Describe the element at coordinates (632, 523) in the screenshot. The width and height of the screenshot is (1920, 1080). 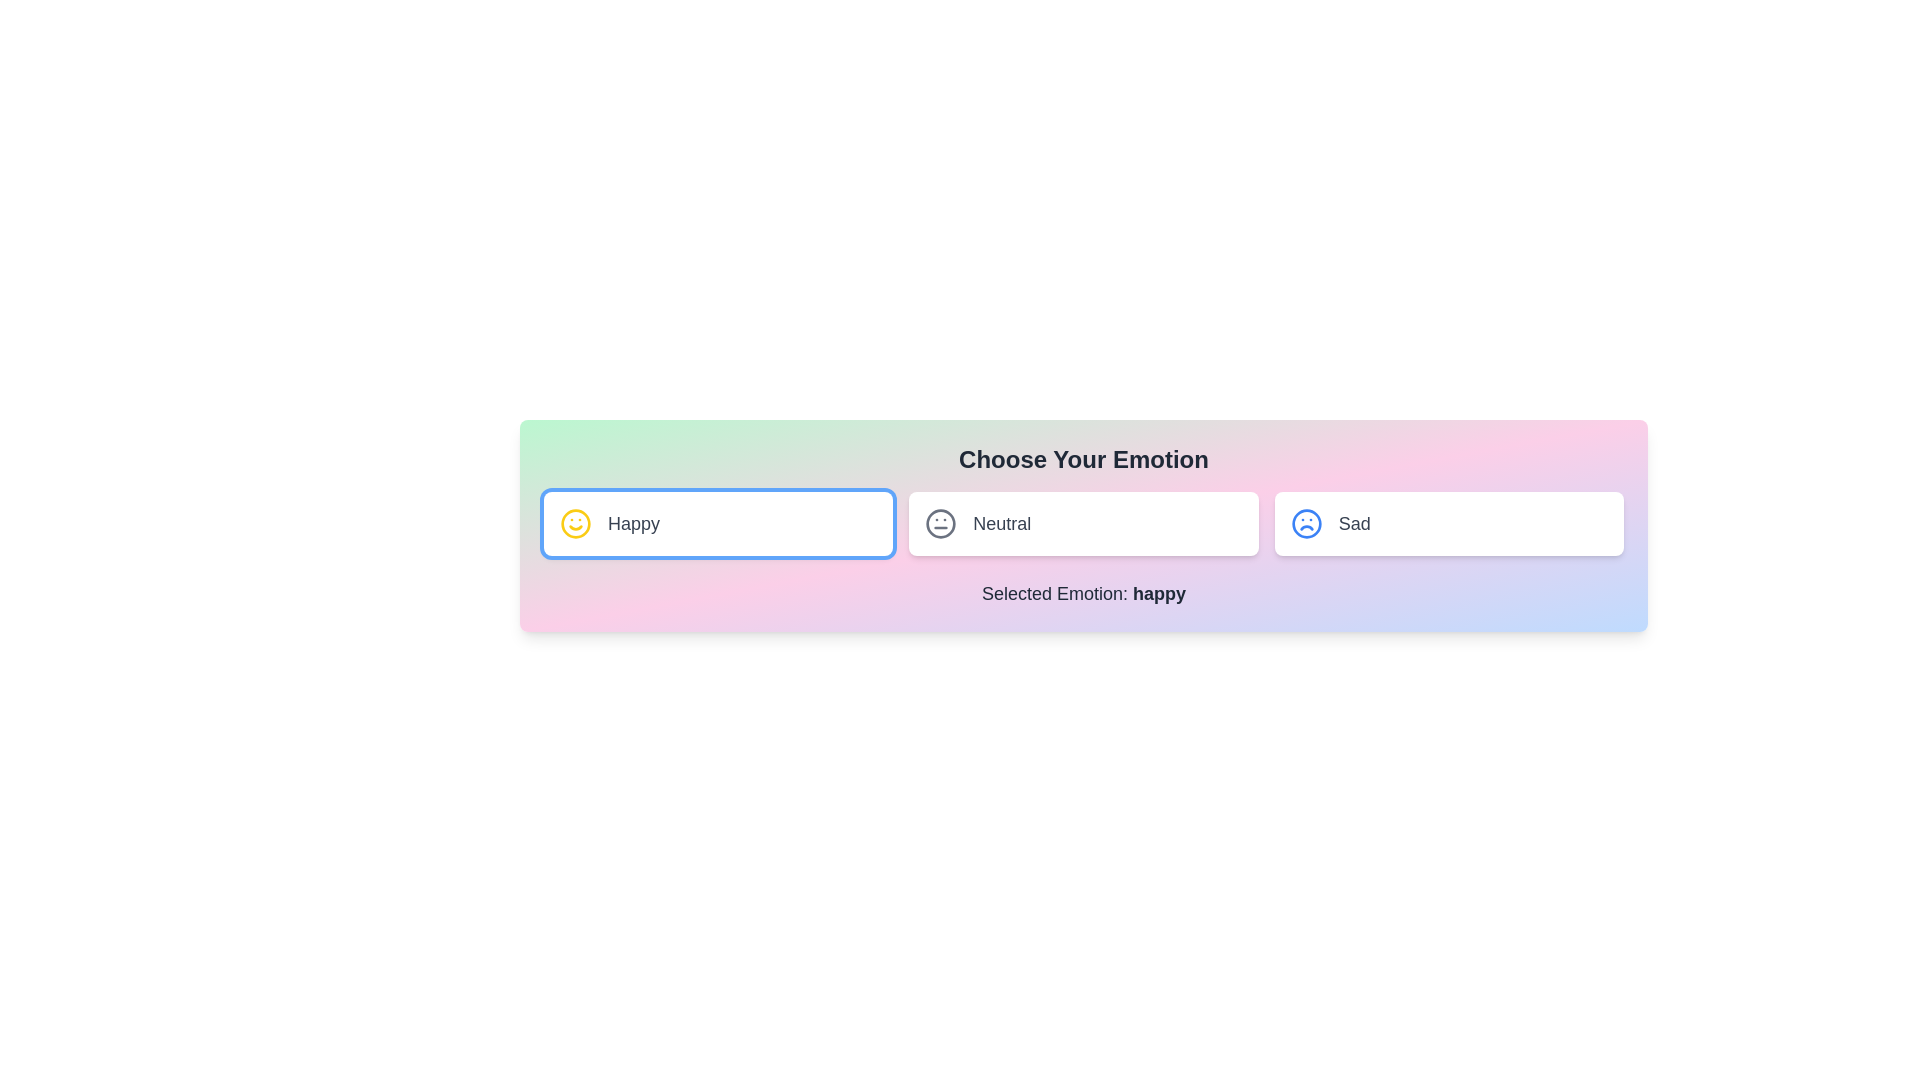
I see `the Text Label displaying the word 'Happy', which is styled with a medium-sized, bold, dark gray font and is positioned centrally within a rectangular card, to the right of a yellow smiley face graphic` at that location.